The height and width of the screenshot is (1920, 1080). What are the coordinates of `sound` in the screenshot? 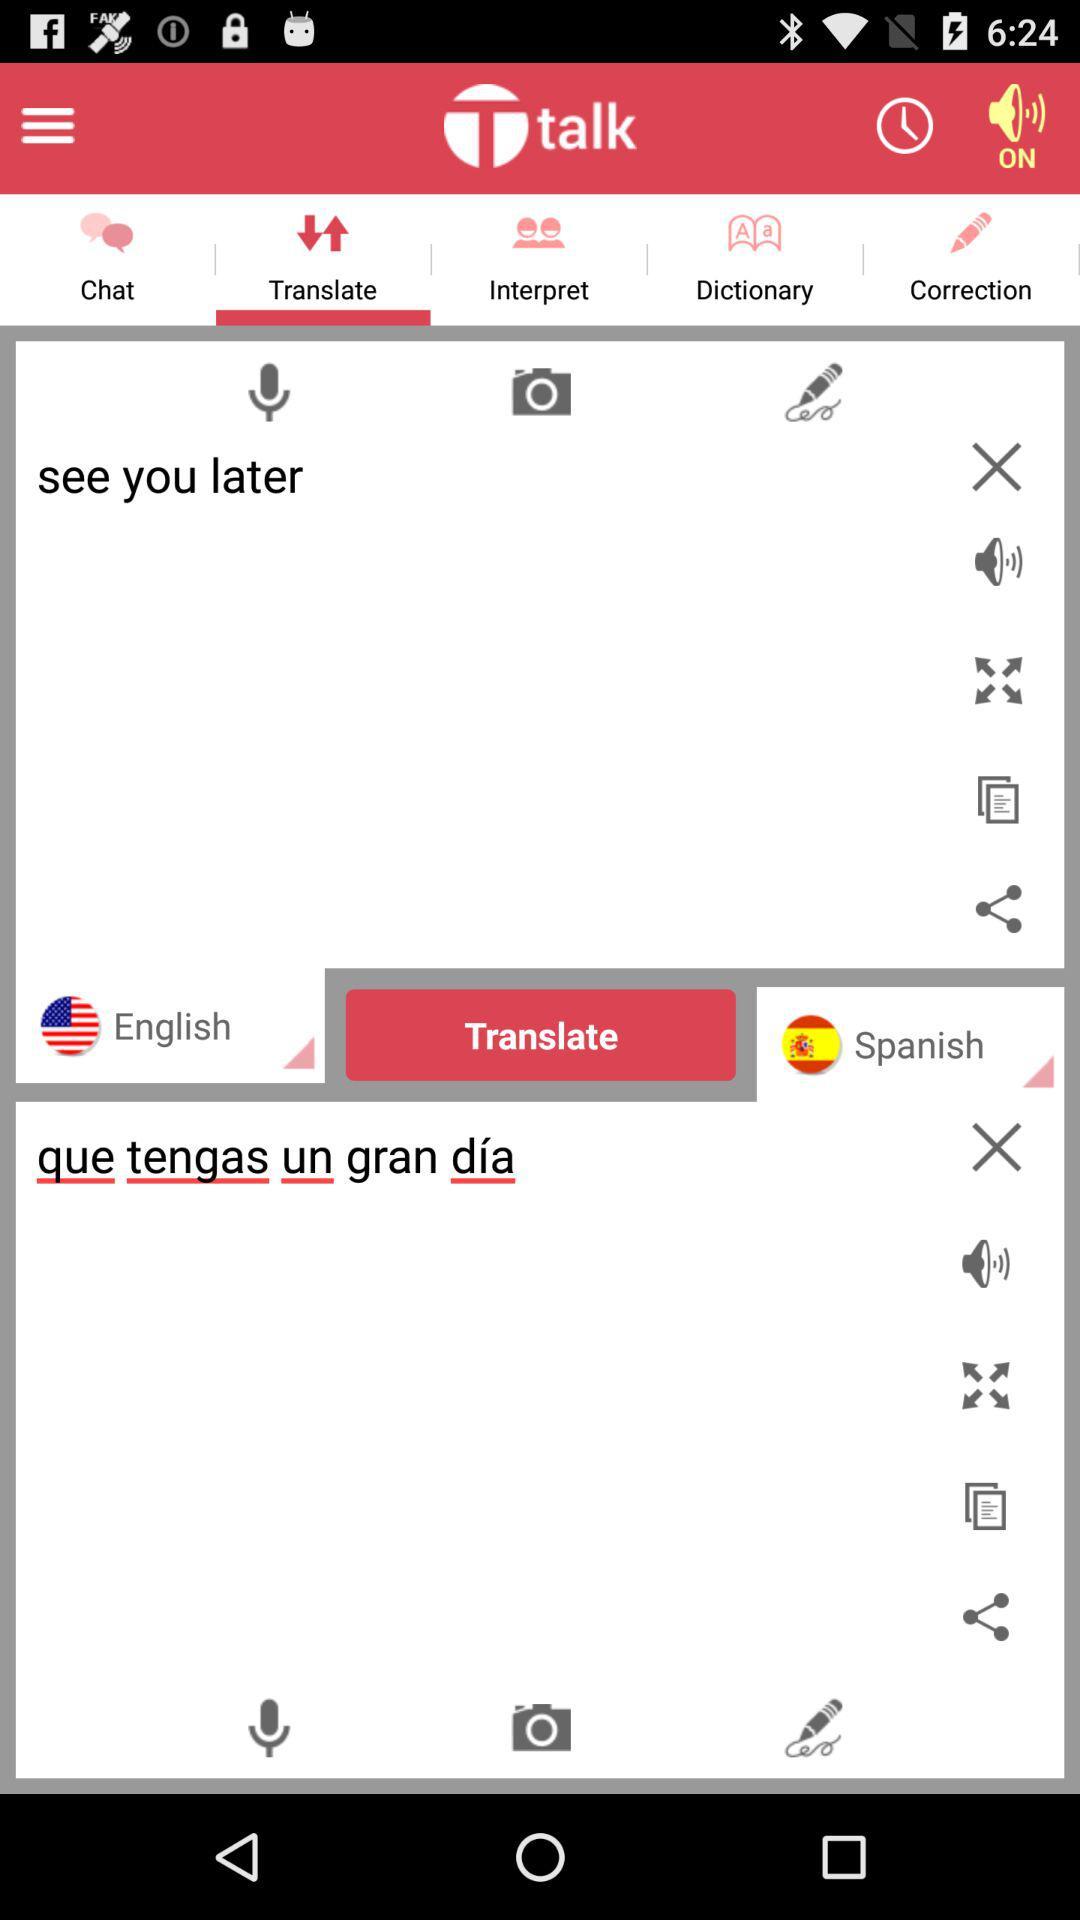 It's located at (990, 1252).